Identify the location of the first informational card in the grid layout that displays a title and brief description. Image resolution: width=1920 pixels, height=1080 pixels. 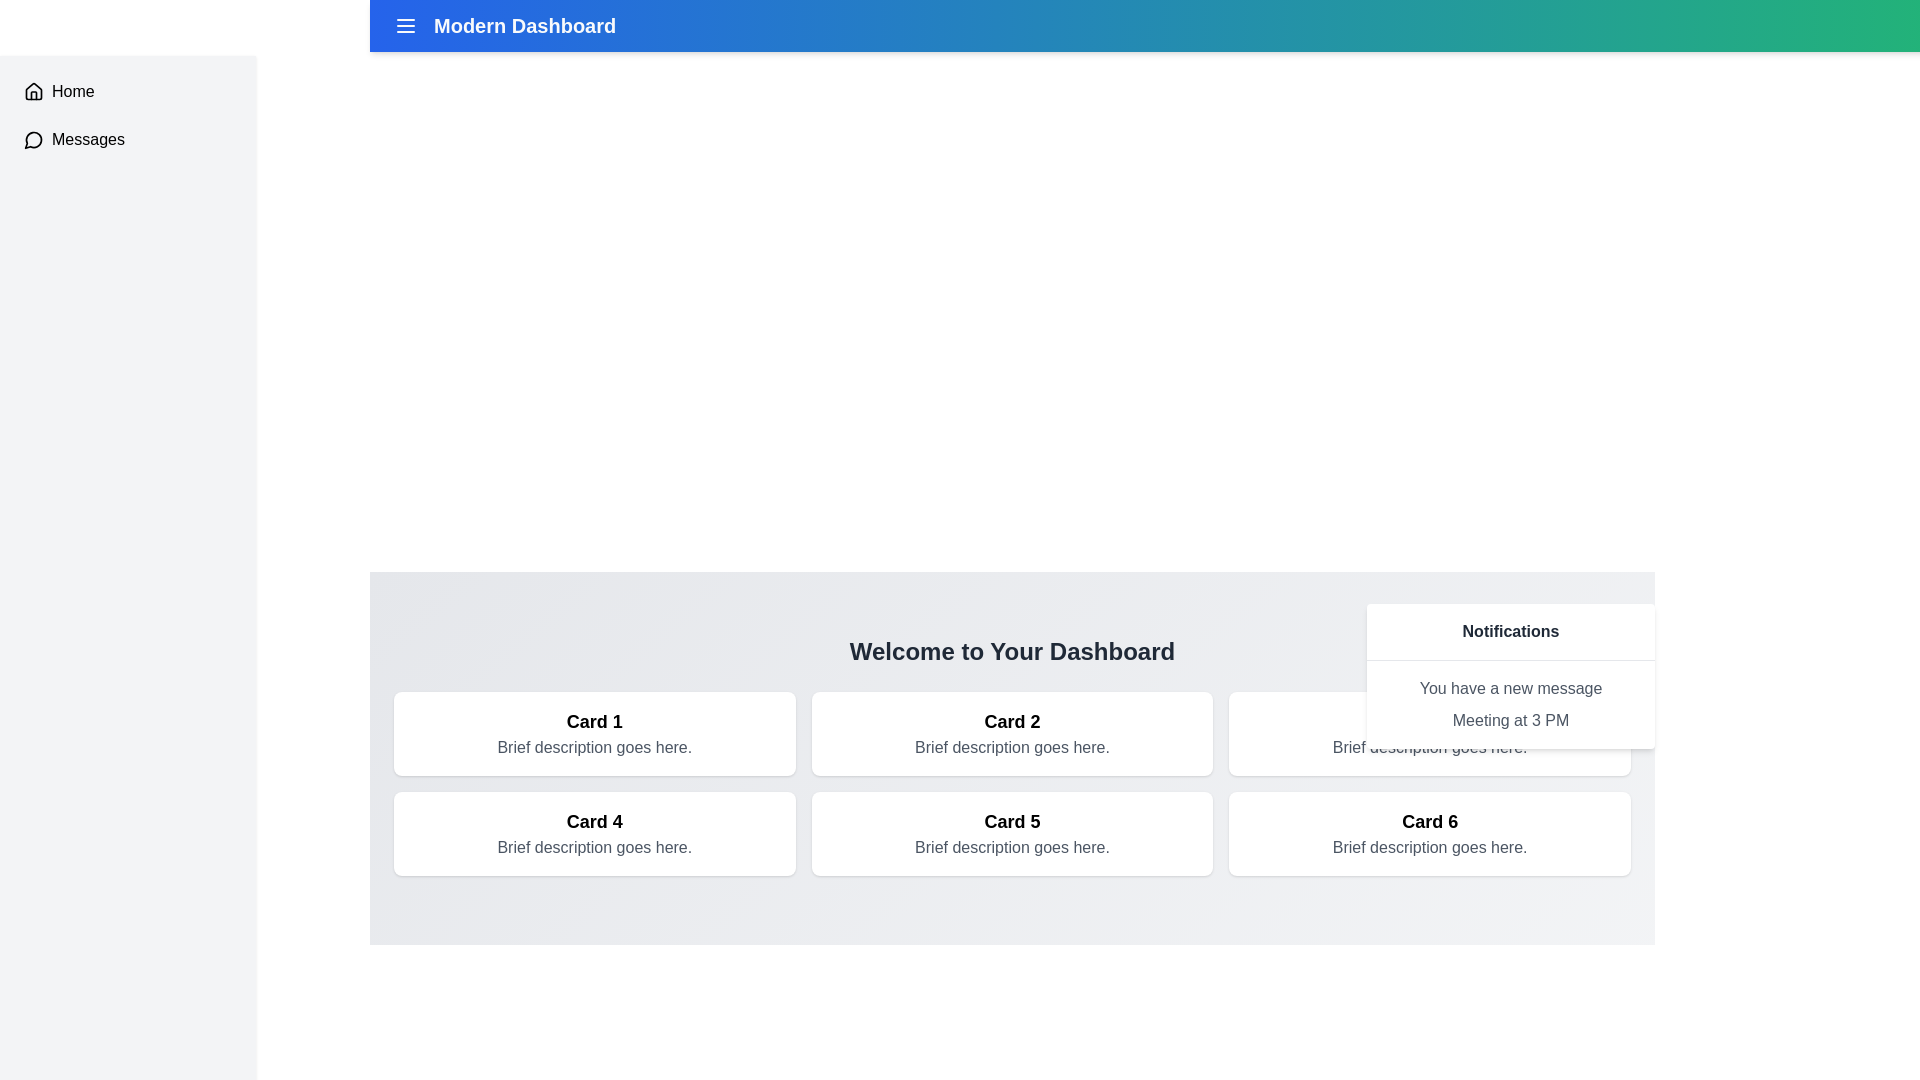
(593, 733).